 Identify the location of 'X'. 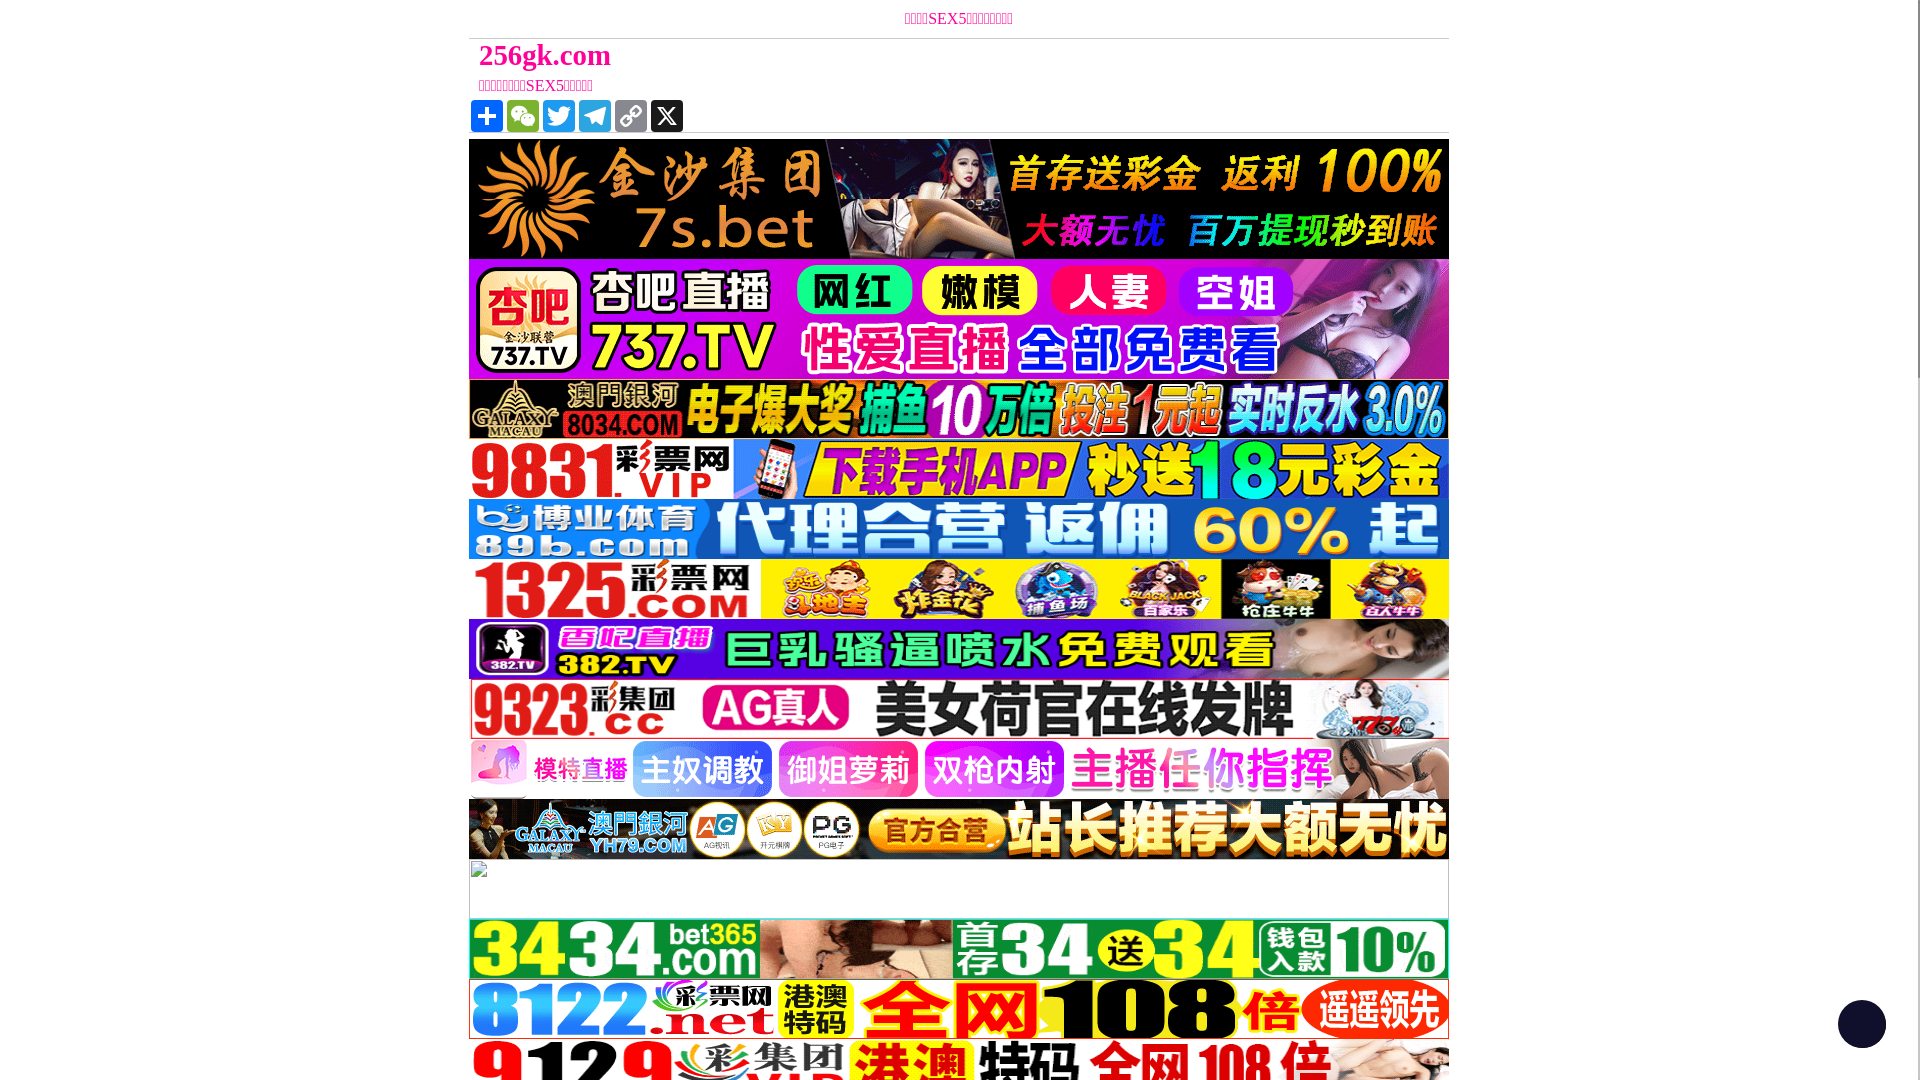
(667, 115).